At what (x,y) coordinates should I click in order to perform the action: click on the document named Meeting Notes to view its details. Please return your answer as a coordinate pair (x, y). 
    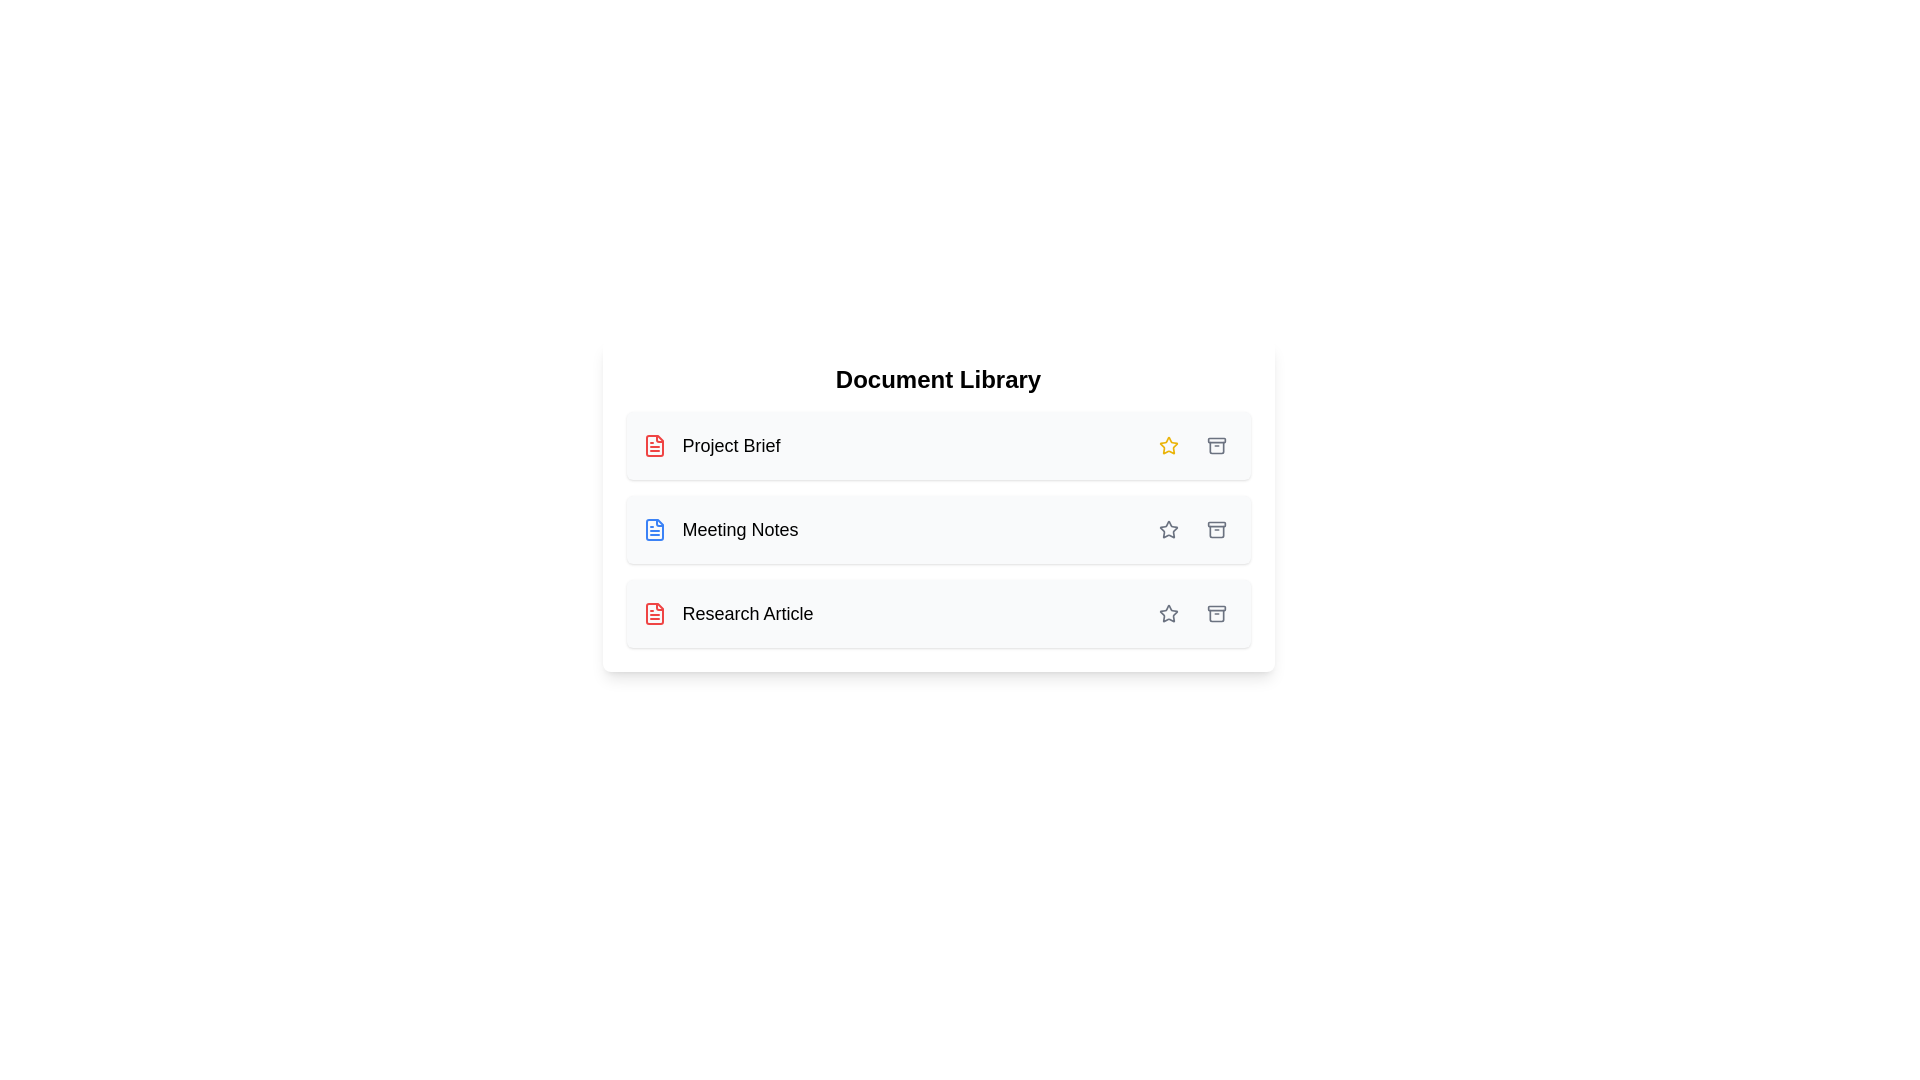
    Looking at the image, I should click on (720, 528).